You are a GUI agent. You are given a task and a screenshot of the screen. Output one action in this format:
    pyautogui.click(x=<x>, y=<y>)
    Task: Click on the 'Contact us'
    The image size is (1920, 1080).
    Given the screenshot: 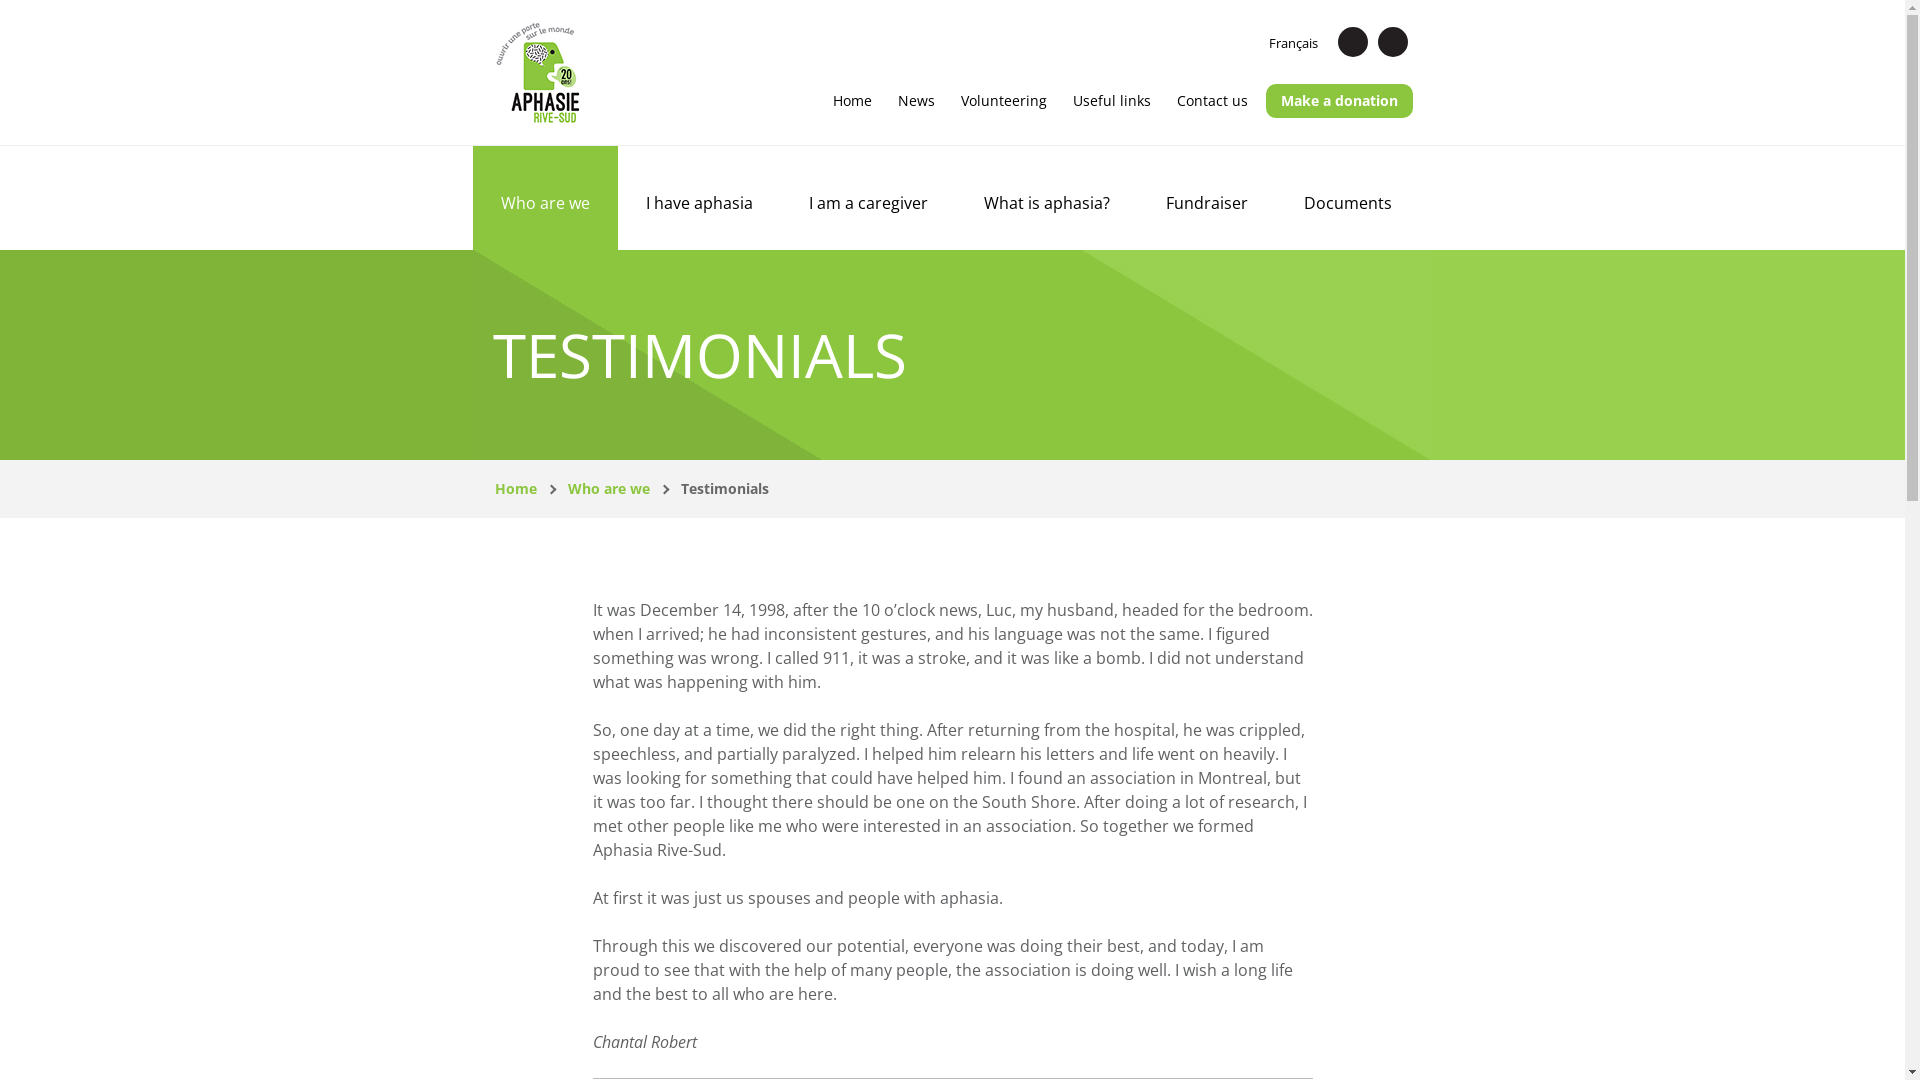 What is the action you would take?
    pyautogui.click(x=1210, y=101)
    